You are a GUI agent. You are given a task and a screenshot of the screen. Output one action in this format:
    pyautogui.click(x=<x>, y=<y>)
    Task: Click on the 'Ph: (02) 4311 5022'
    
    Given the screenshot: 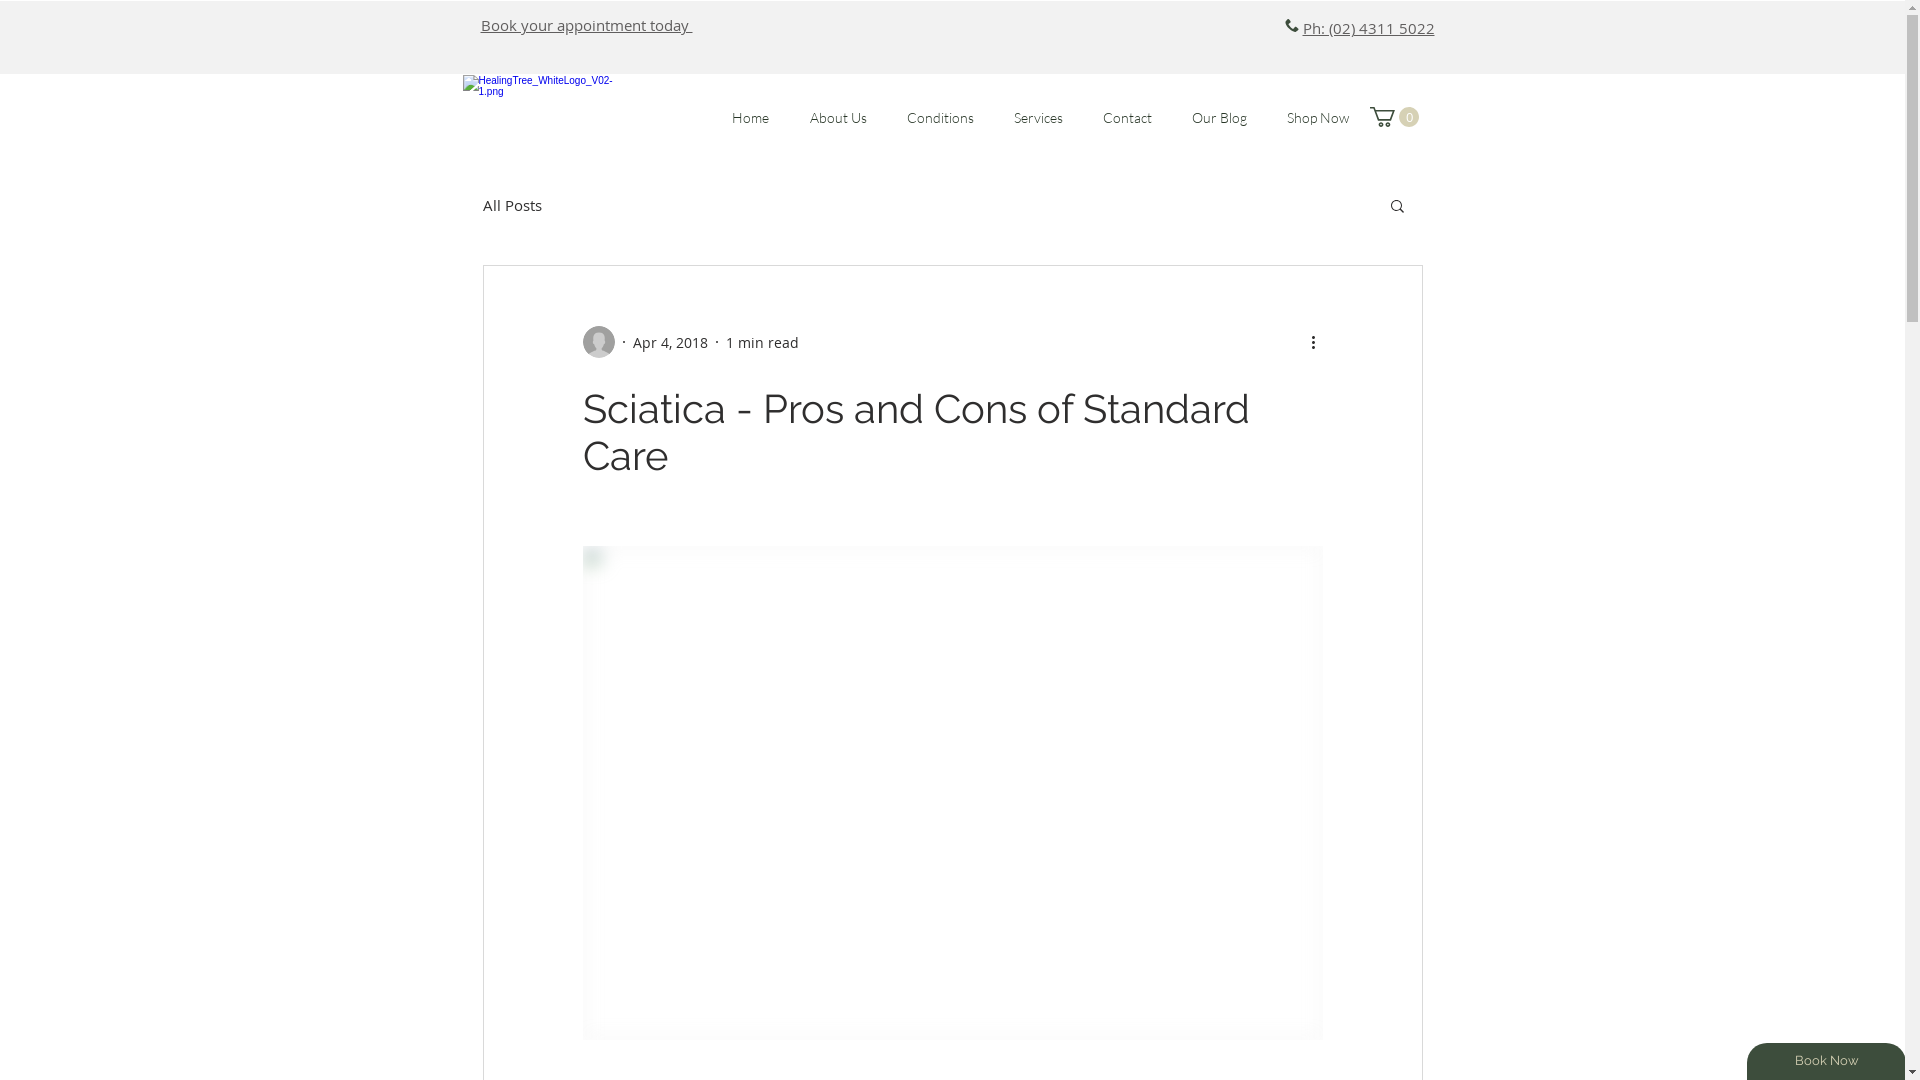 What is the action you would take?
    pyautogui.click(x=1367, y=27)
    